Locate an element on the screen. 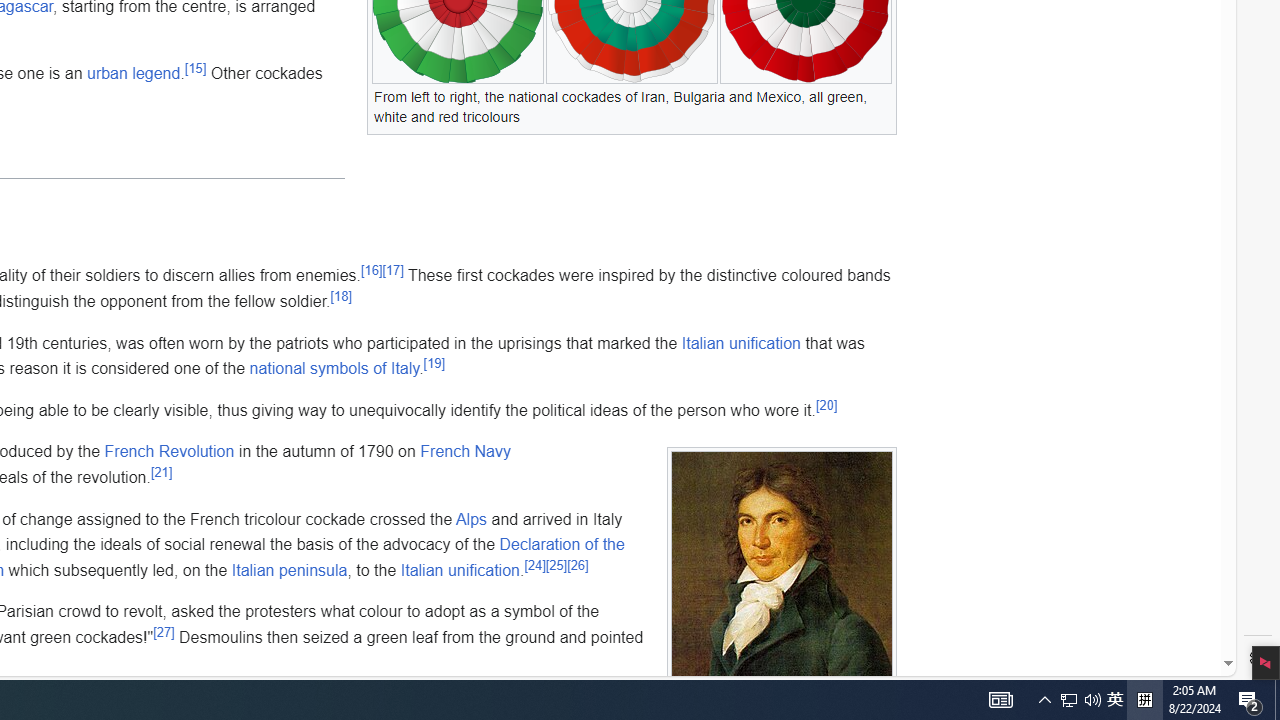 The width and height of the screenshot is (1280, 720). '[17]' is located at coordinates (392, 271).